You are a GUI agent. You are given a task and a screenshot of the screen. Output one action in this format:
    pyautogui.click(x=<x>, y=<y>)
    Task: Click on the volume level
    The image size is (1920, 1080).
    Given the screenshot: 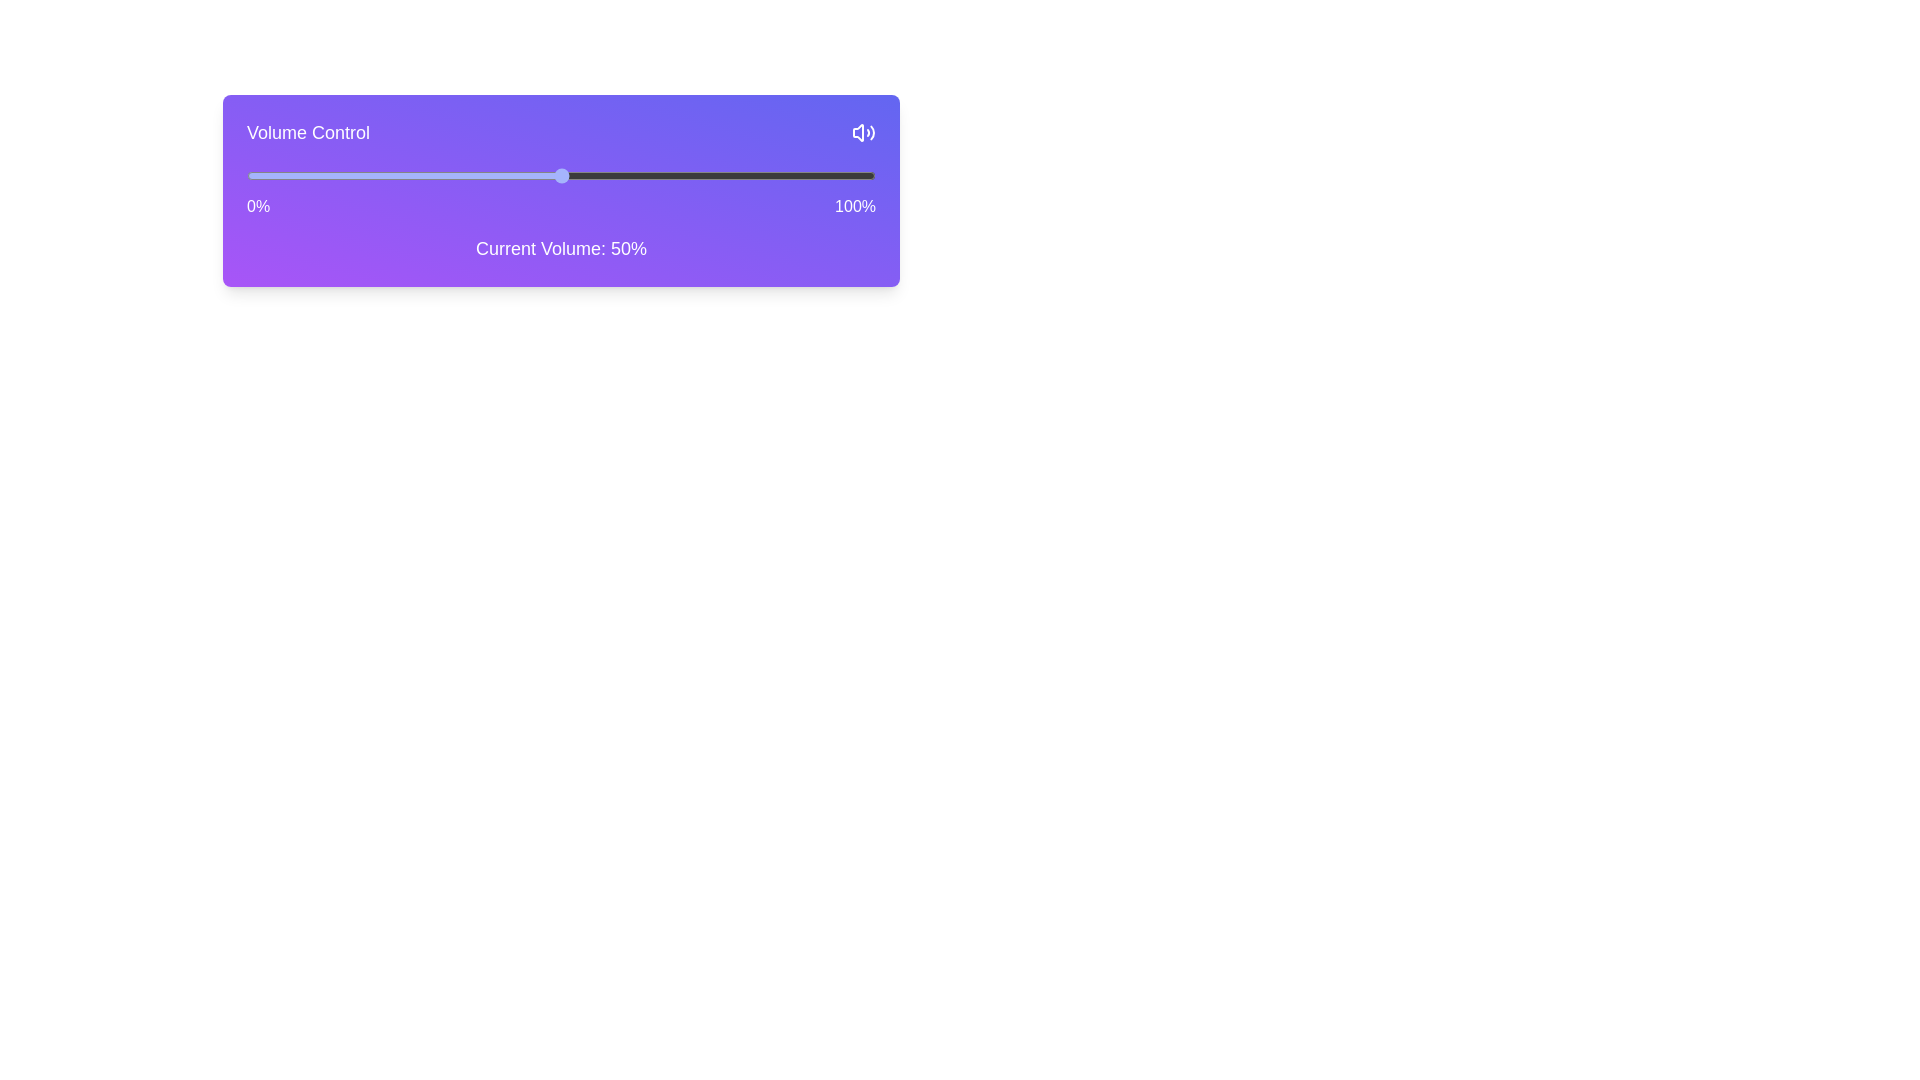 What is the action you would take?
    pyautogui.click(x=813, y=175)
    